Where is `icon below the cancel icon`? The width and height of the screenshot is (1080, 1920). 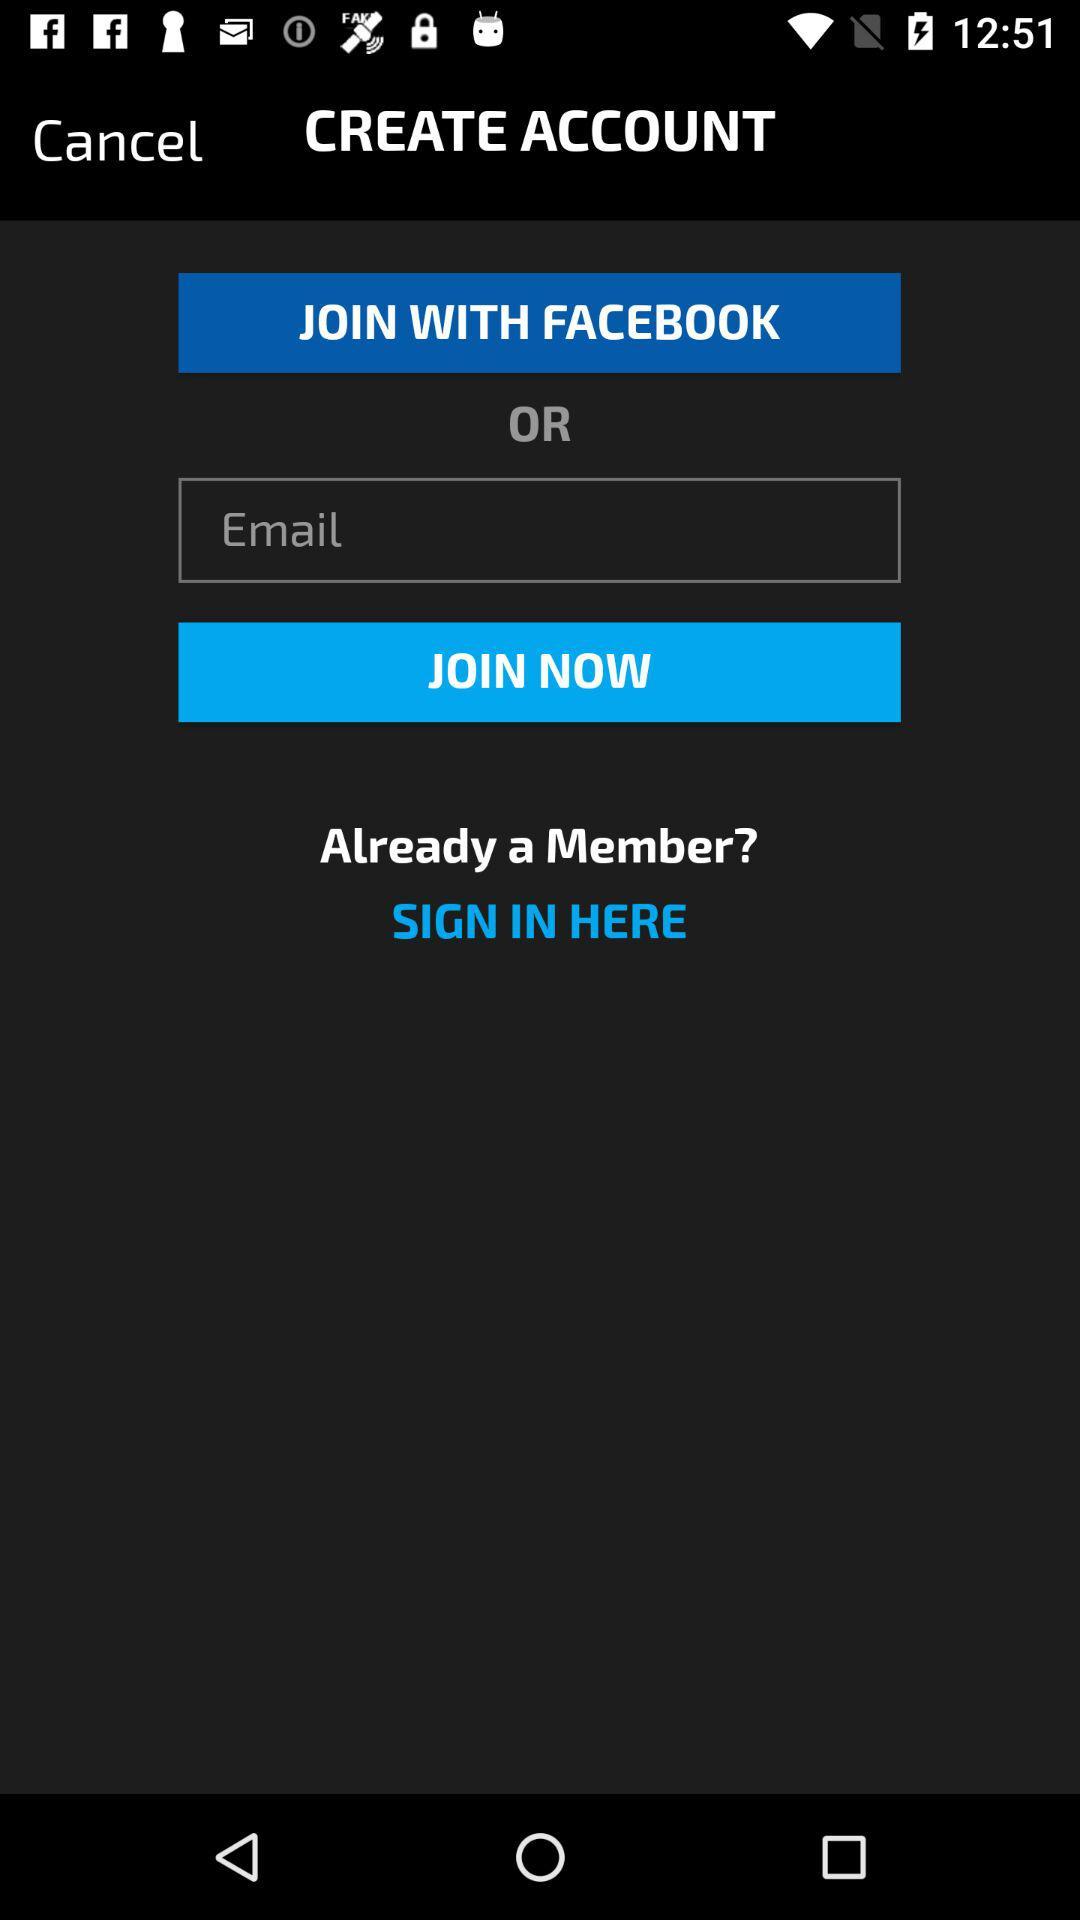 icon below the cancel icon is located at coordinates (538, 322).